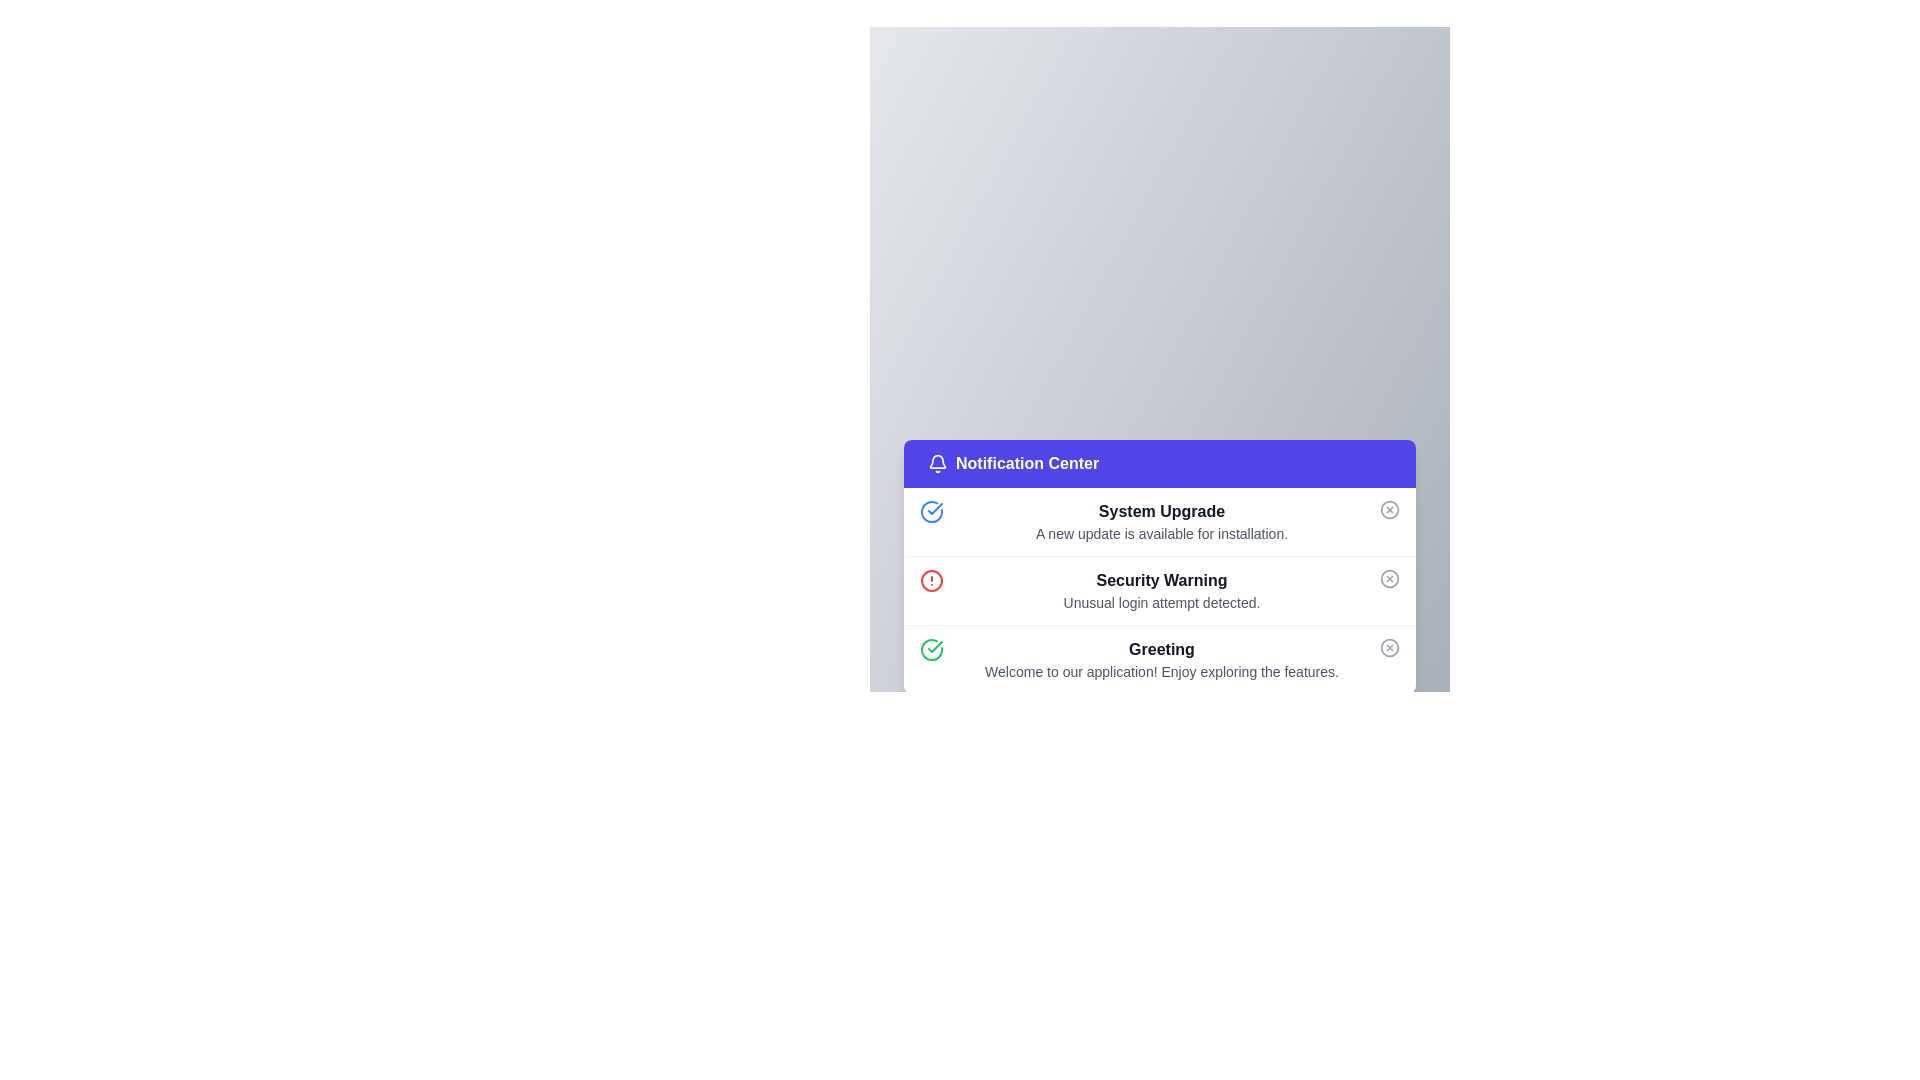 This screenshot has width=1920, height=1080. I want to click on the middle notification in the Notification Panel, which is centrally located below a blue gradient background and surrounded by three vertically stacked notifications, so click(1160, 567).